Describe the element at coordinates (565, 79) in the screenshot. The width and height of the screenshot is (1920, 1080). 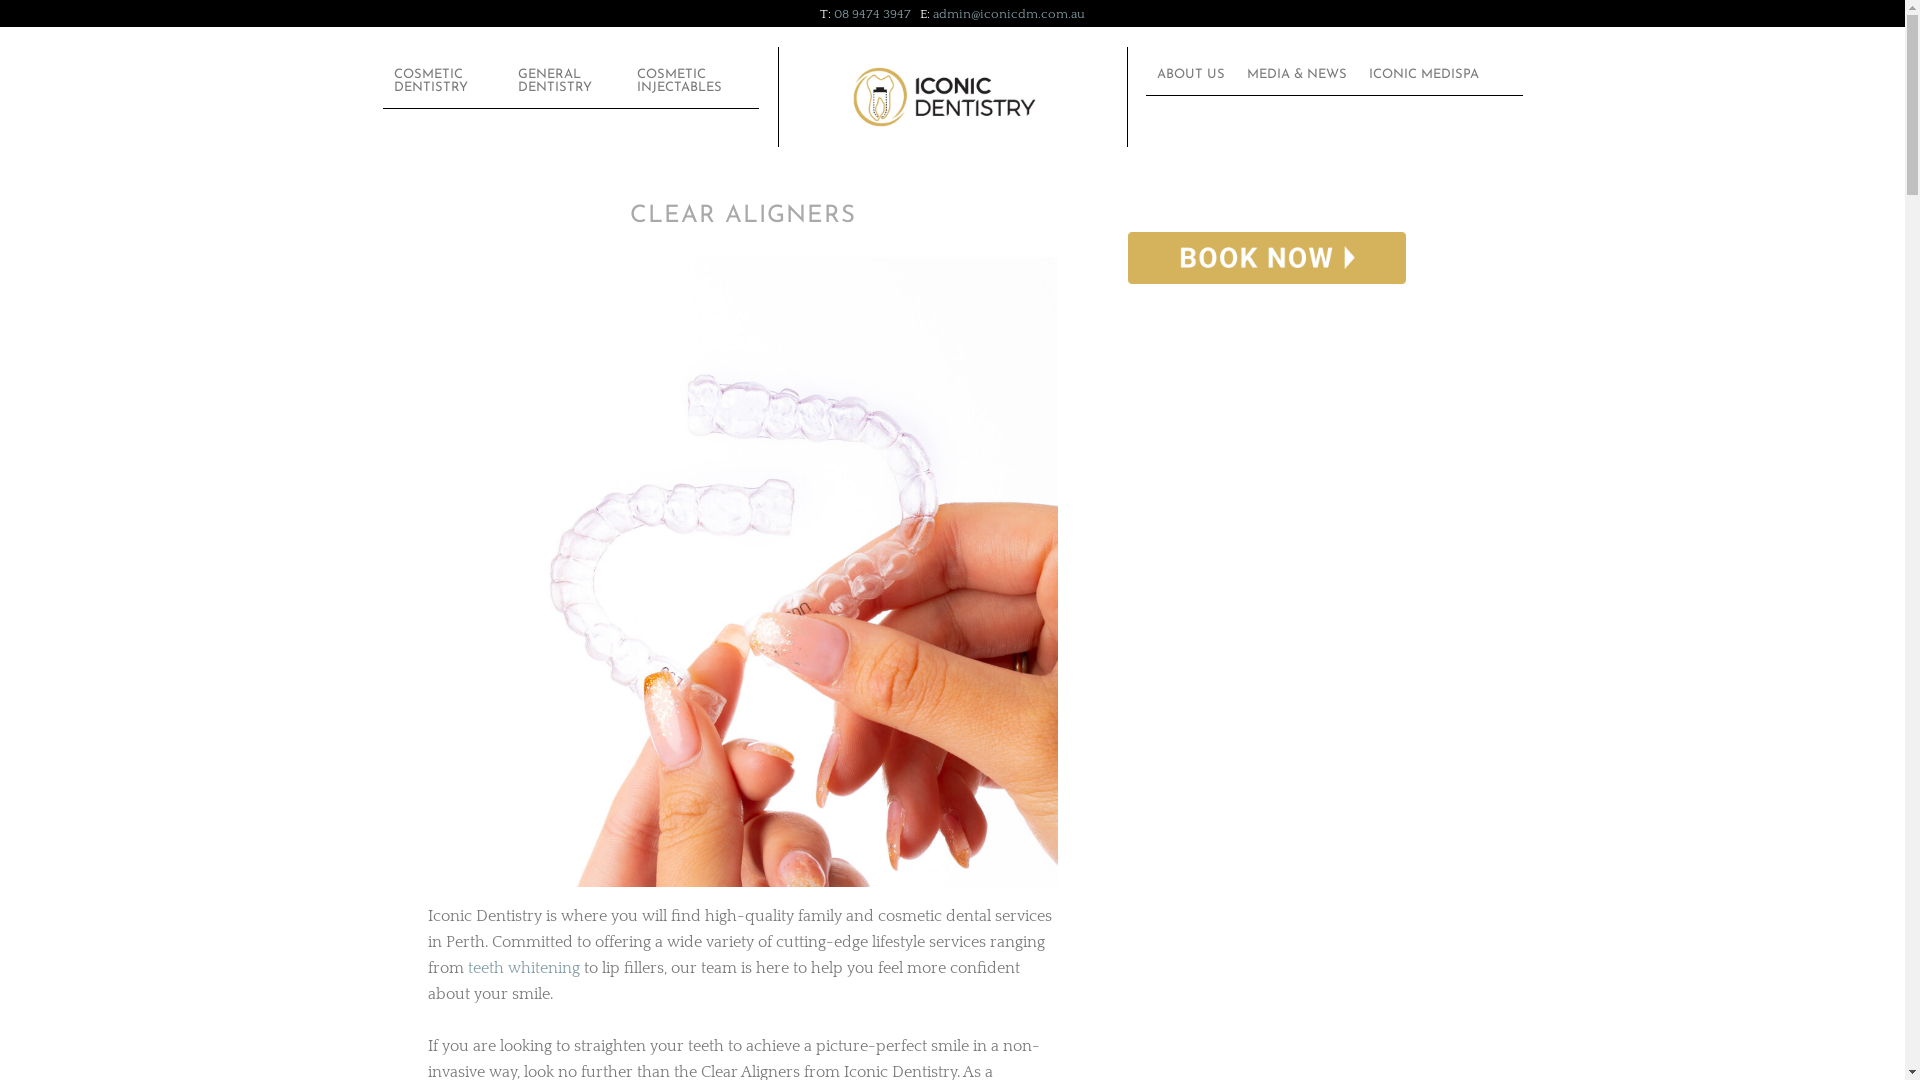
I see `'GENERAL DENTISTRY'` at that location.